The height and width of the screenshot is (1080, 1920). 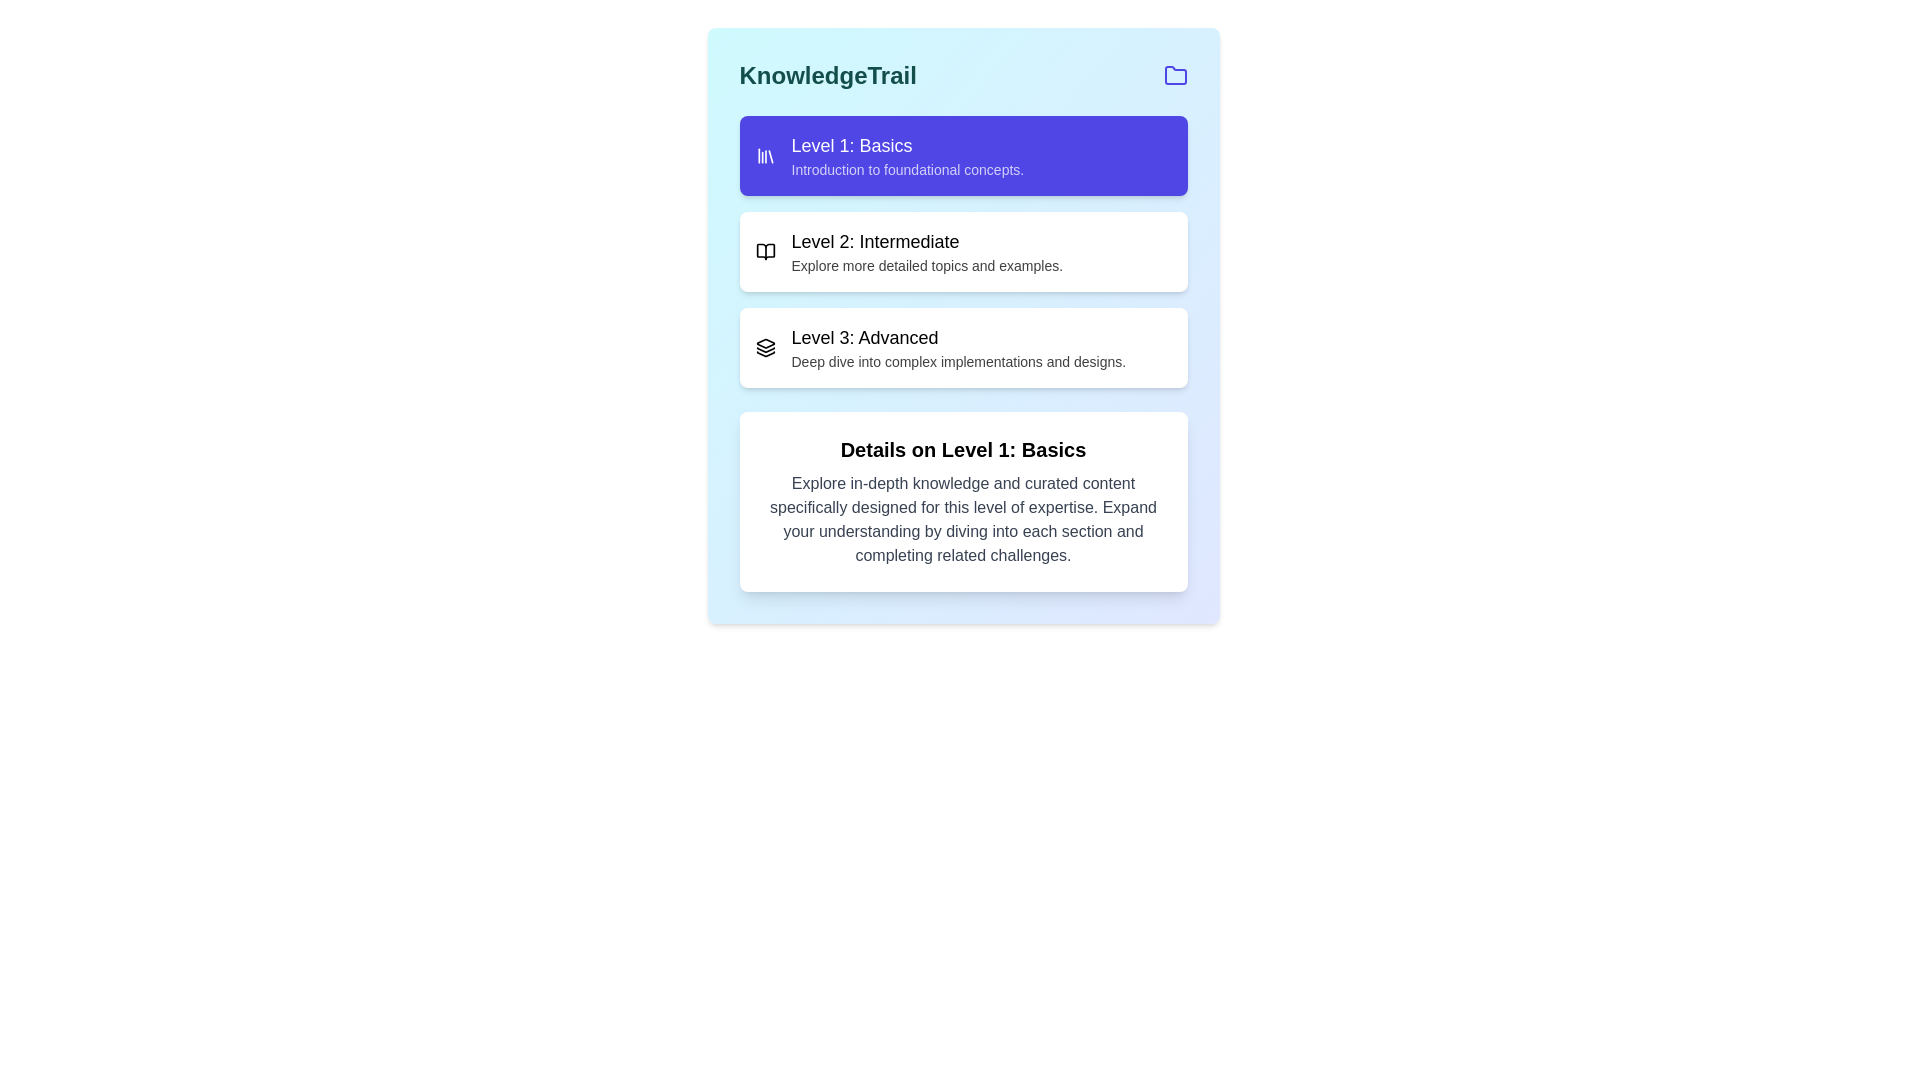 What do you see at coordinates (957, 337) in the screenshot?
I see `the text from the title element indicating the level and its associated complexity` at bounding box center [957, 337].